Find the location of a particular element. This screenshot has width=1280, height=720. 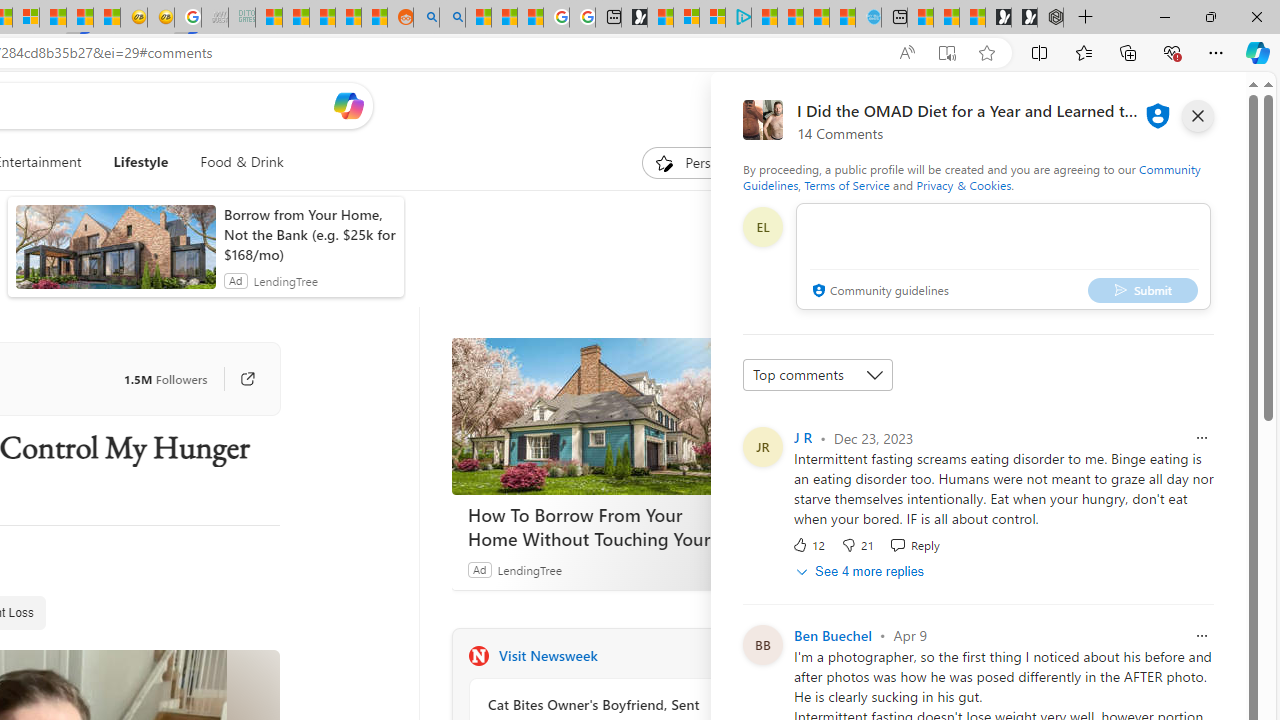

'Sort comments by' is located at coordinates (817, 375).